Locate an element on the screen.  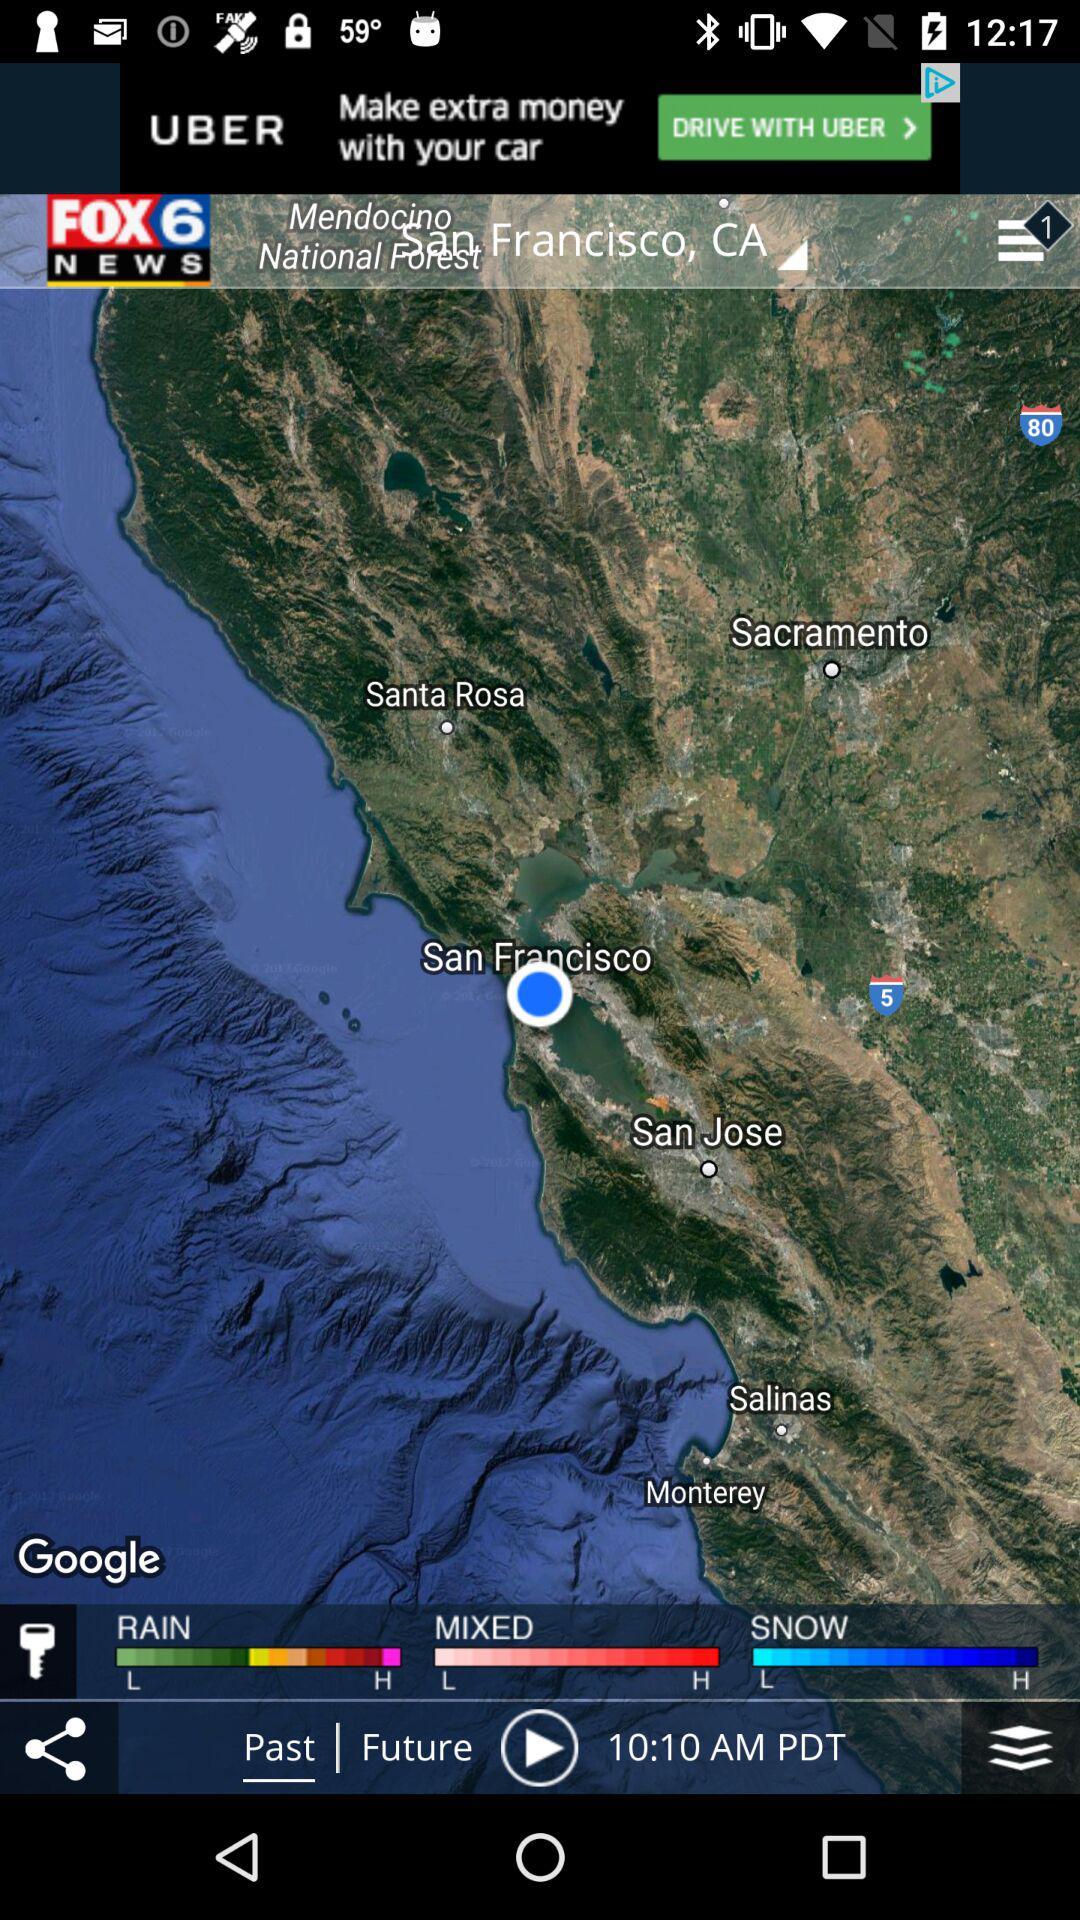
icon to the left of past is located at coordinates (58, 1746).